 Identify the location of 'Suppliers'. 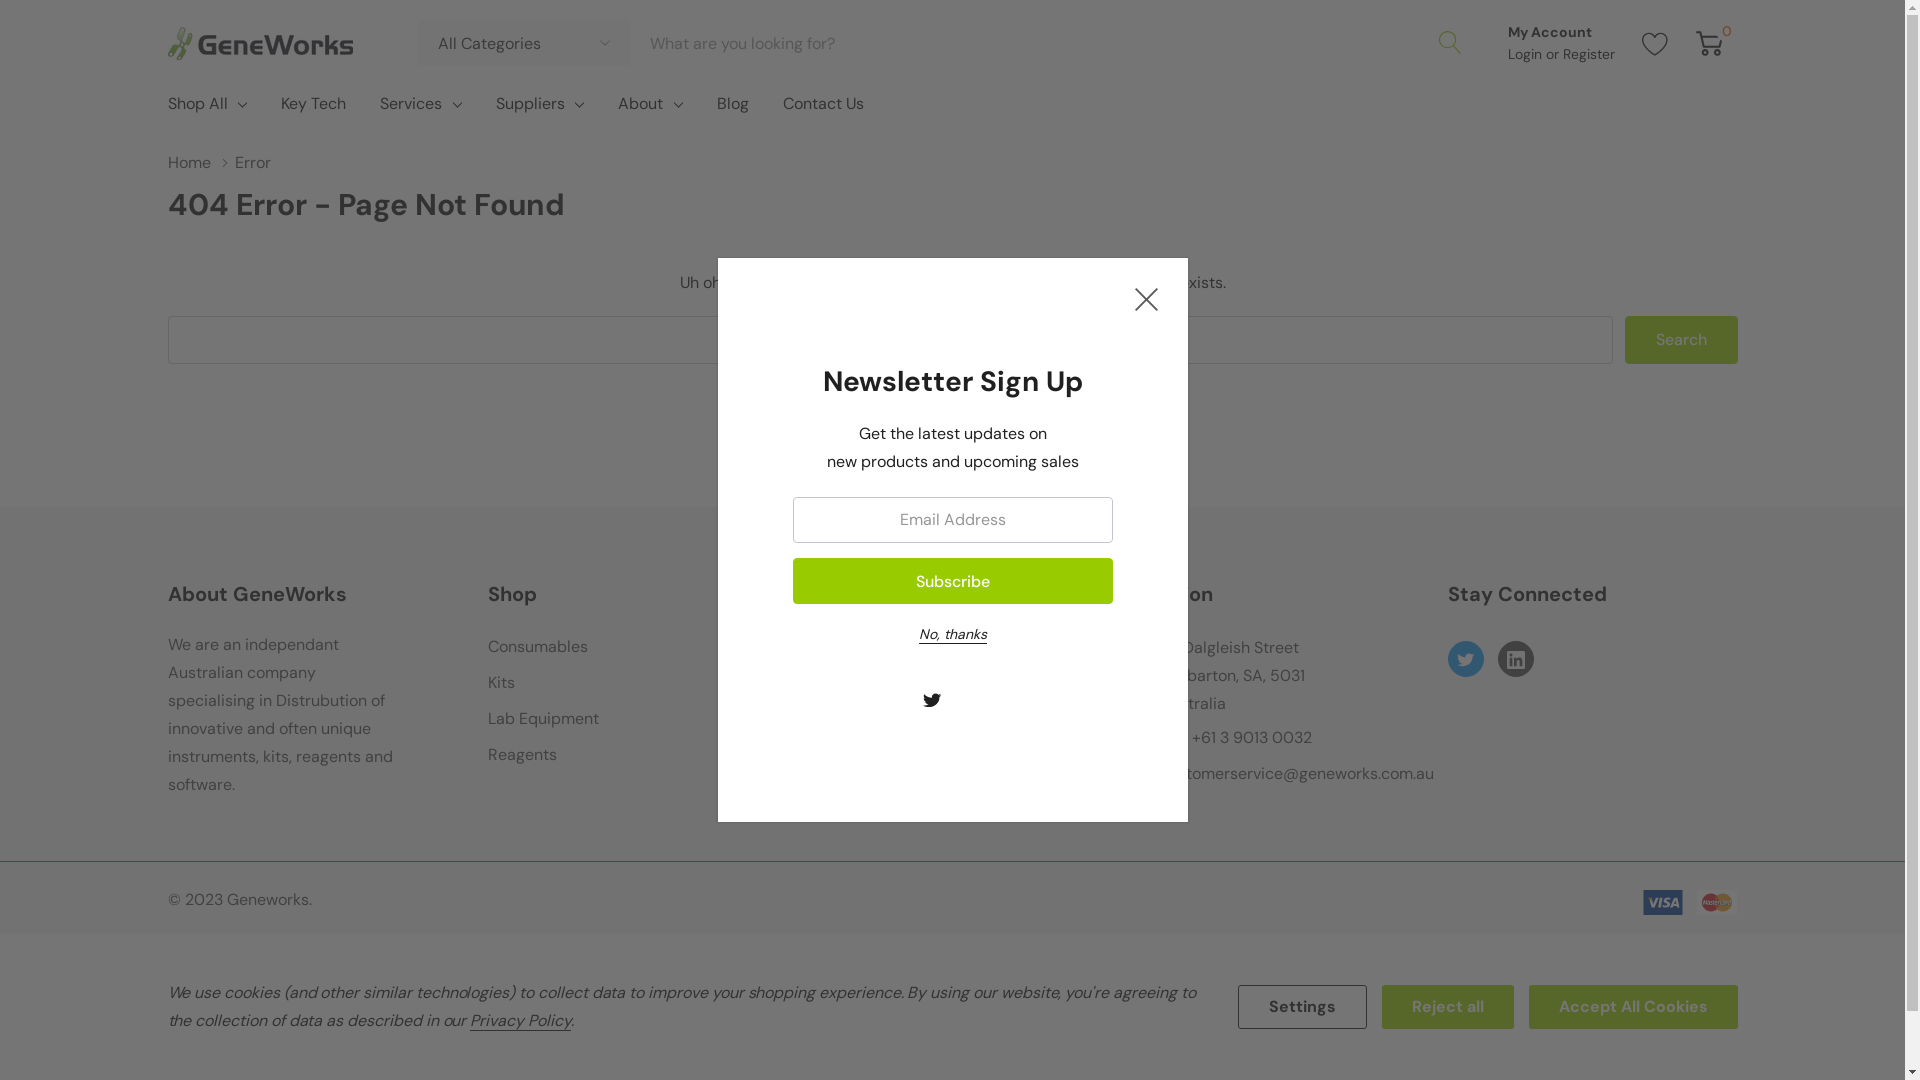
(495, 104).